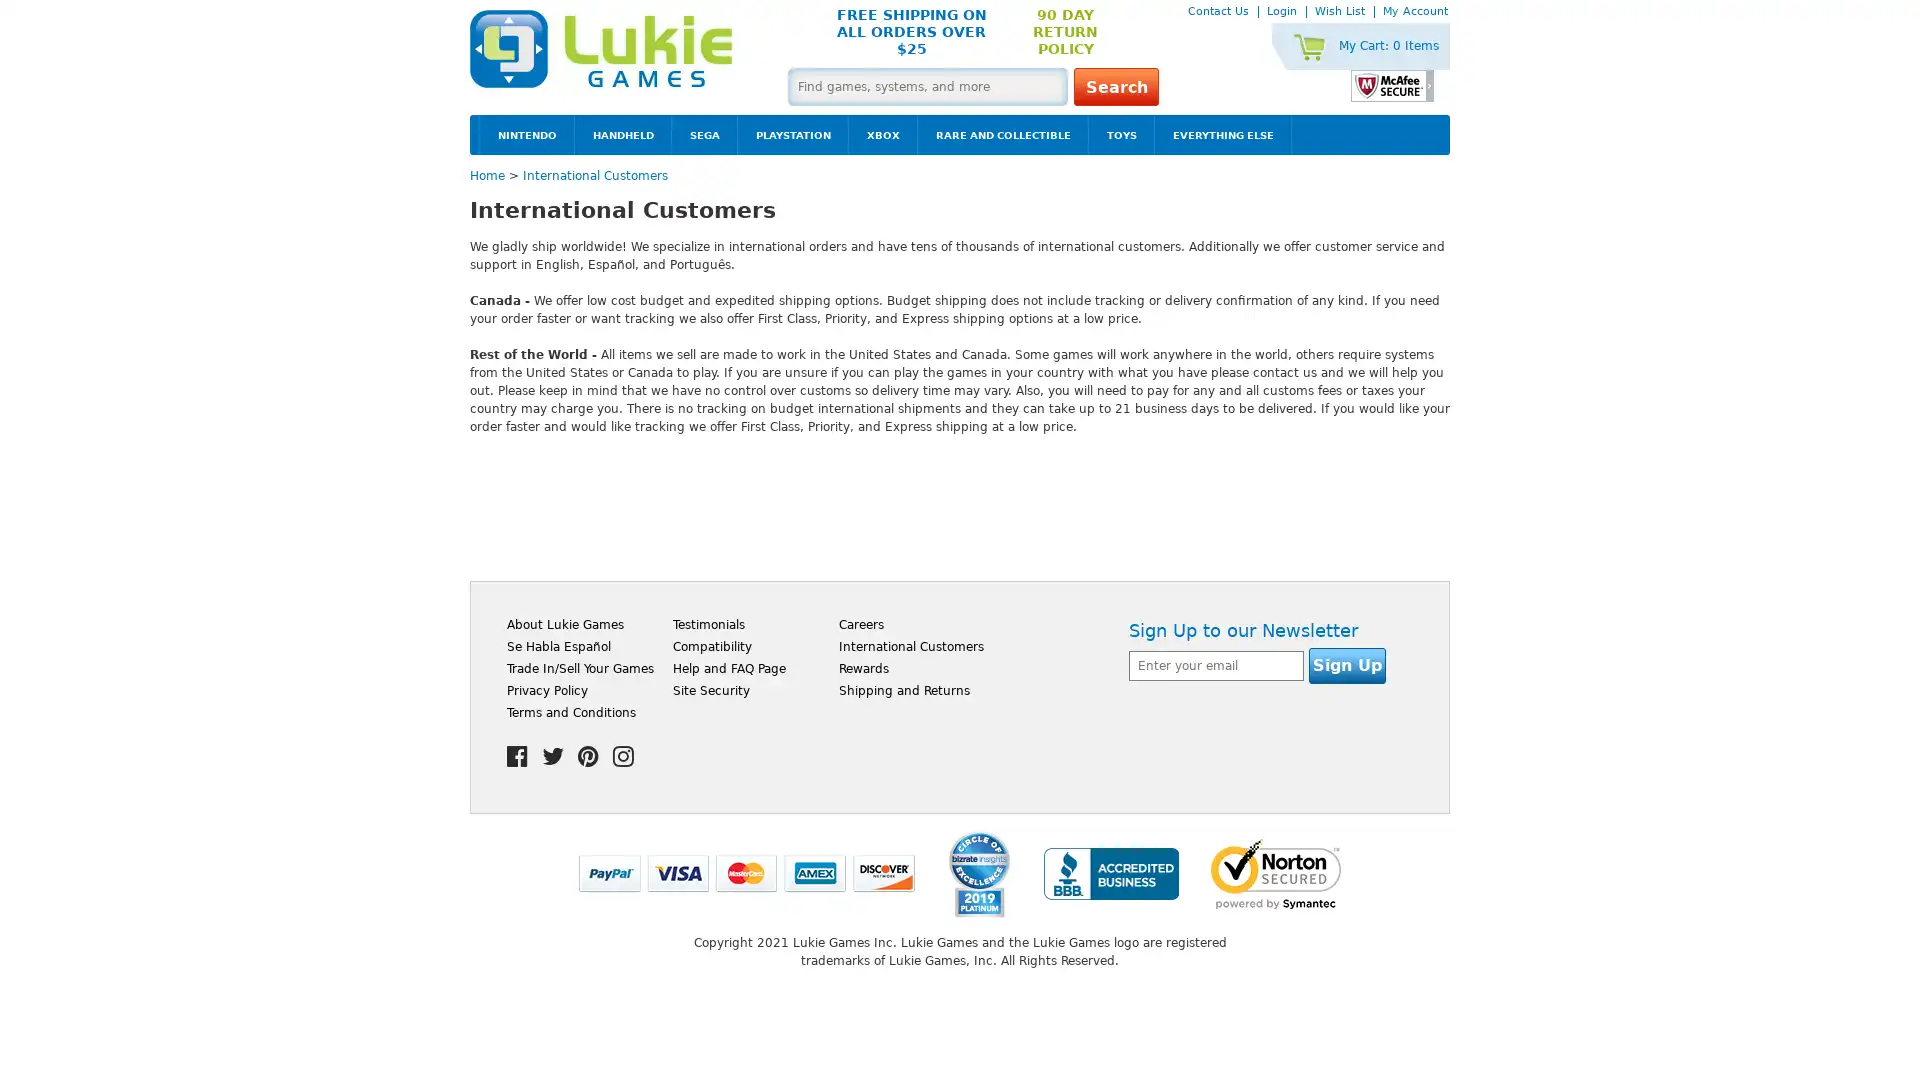 The width and height of the screenshot is (1920, 1080). I want to click on Sign Up, so click(1347, 666).